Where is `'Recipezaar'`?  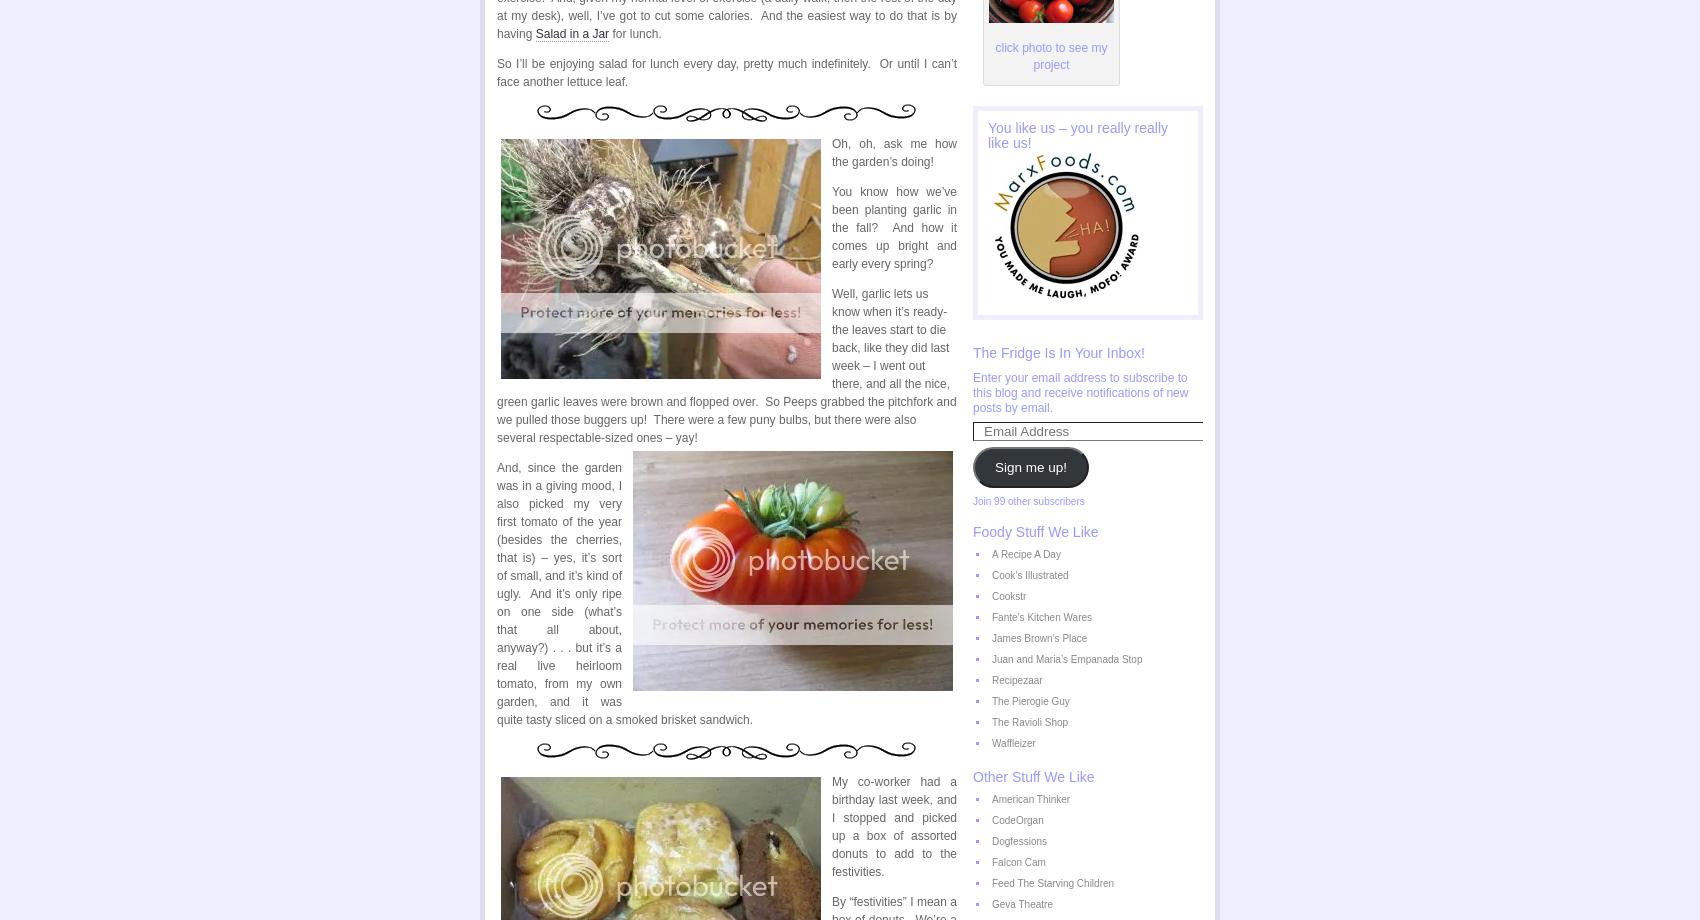
'Recipezaar' is located at coordinates (1015, 679).